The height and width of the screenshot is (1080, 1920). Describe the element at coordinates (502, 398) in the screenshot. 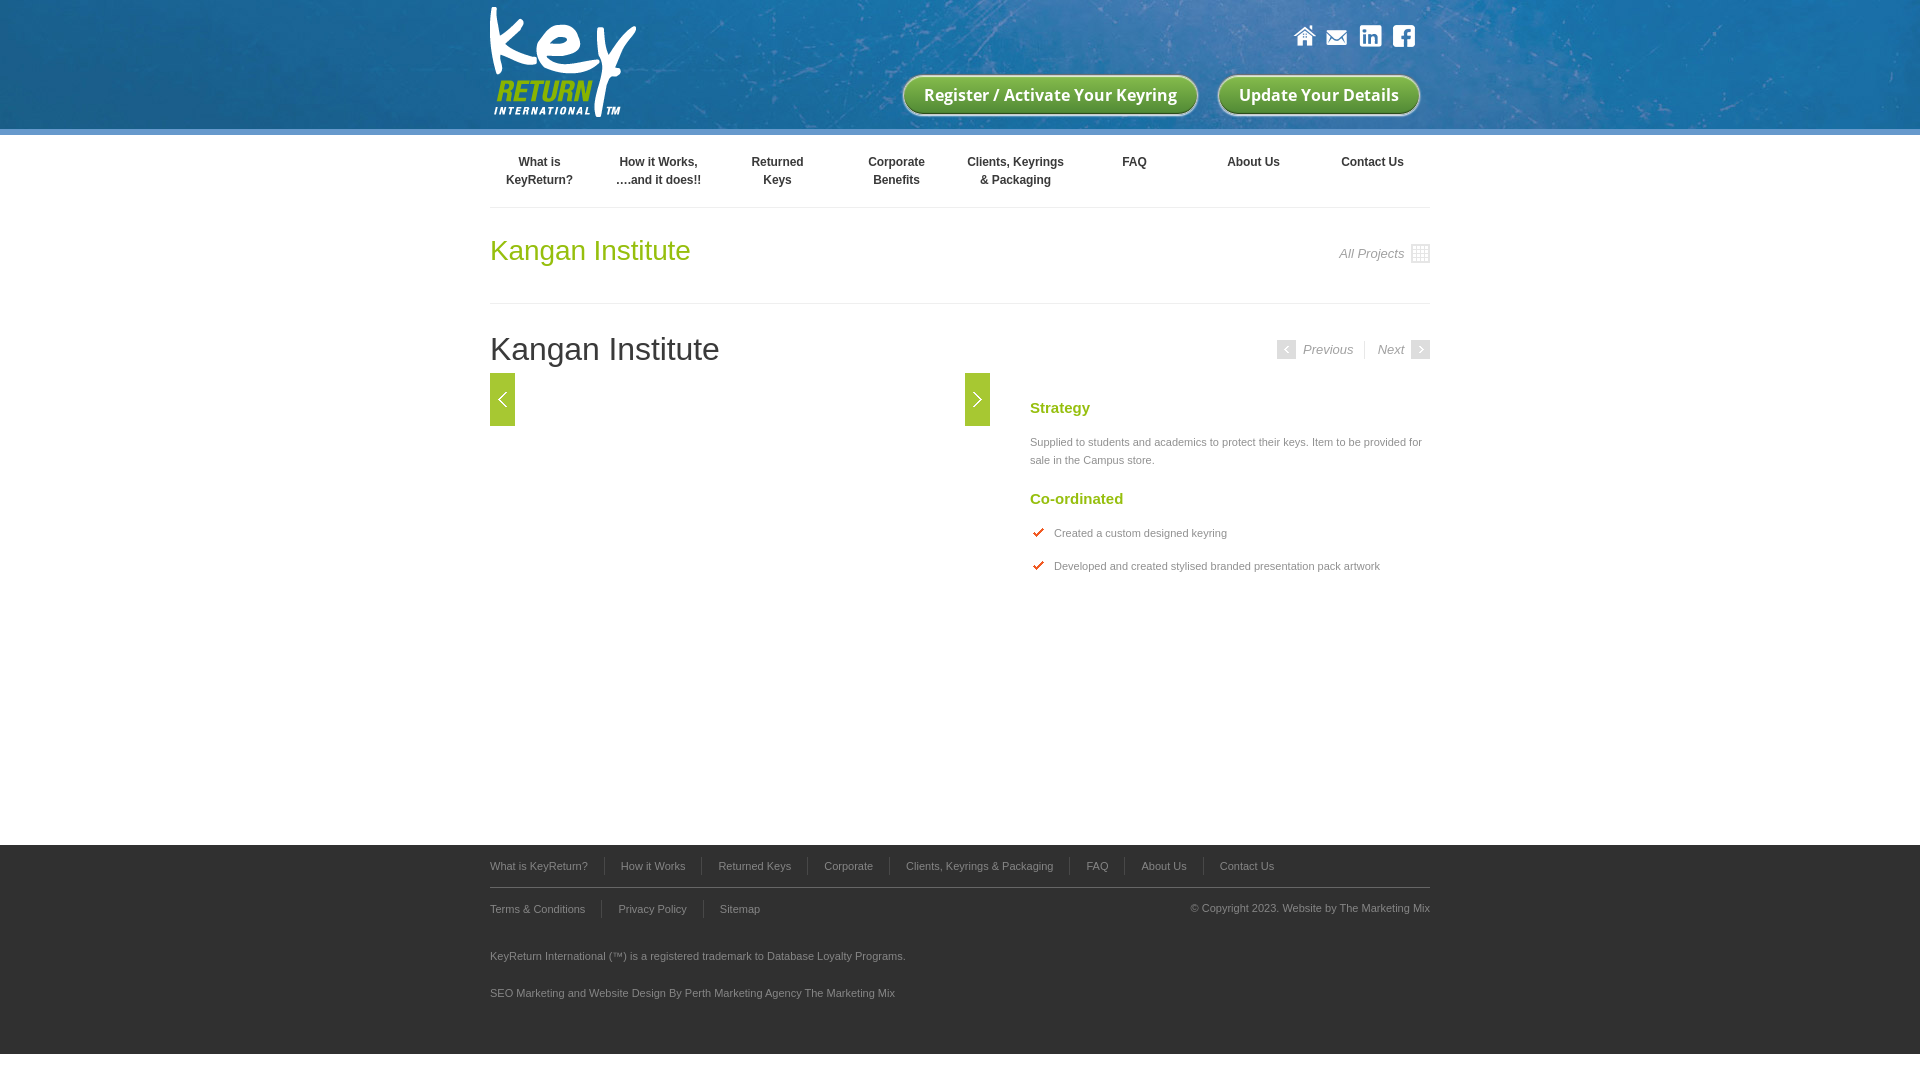

I see `'Prev'` at that location.